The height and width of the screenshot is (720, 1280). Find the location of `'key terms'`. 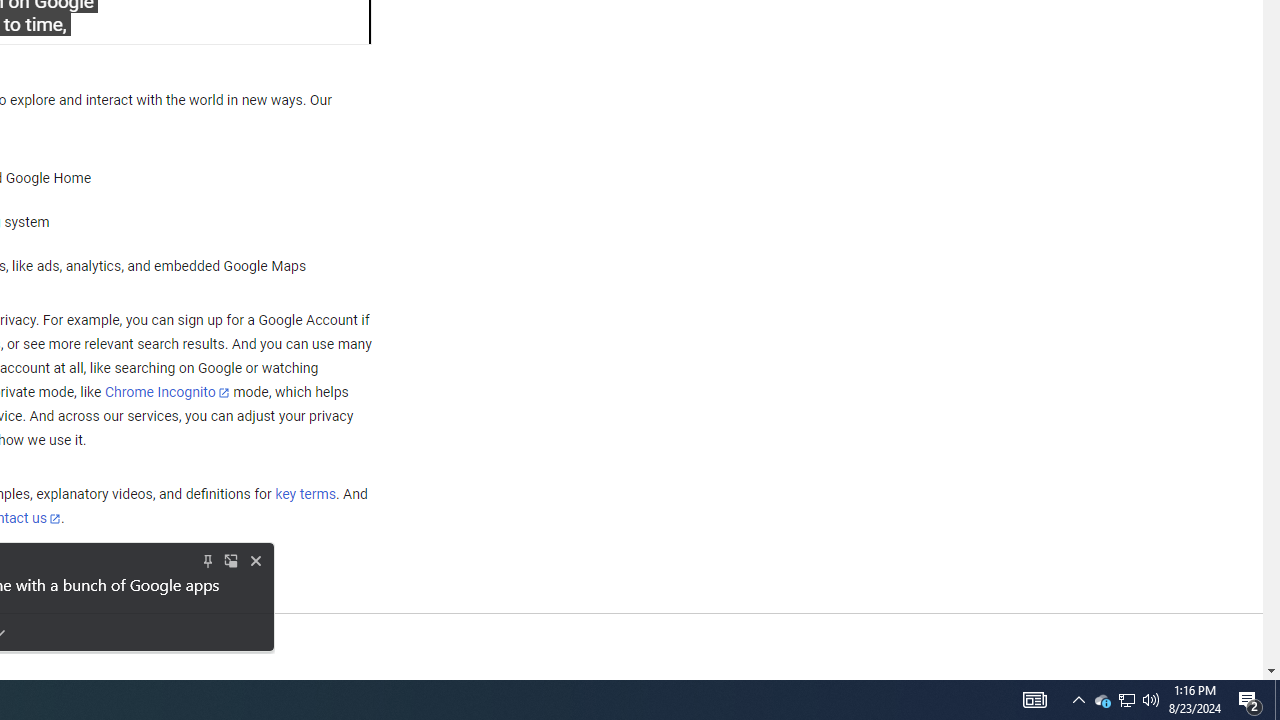

'key terms' is located at coordinates (304, 495).